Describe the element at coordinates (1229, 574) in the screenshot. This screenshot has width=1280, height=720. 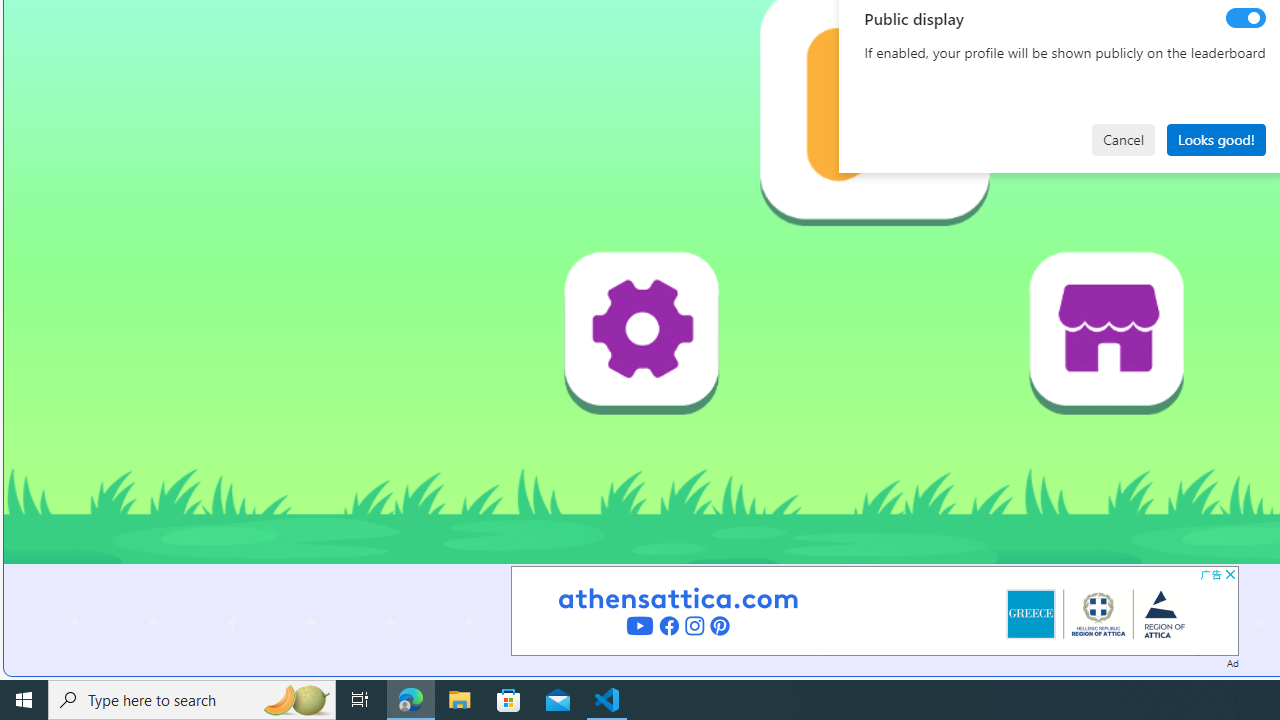
I see `'AutomationID: cbb'` at that location.